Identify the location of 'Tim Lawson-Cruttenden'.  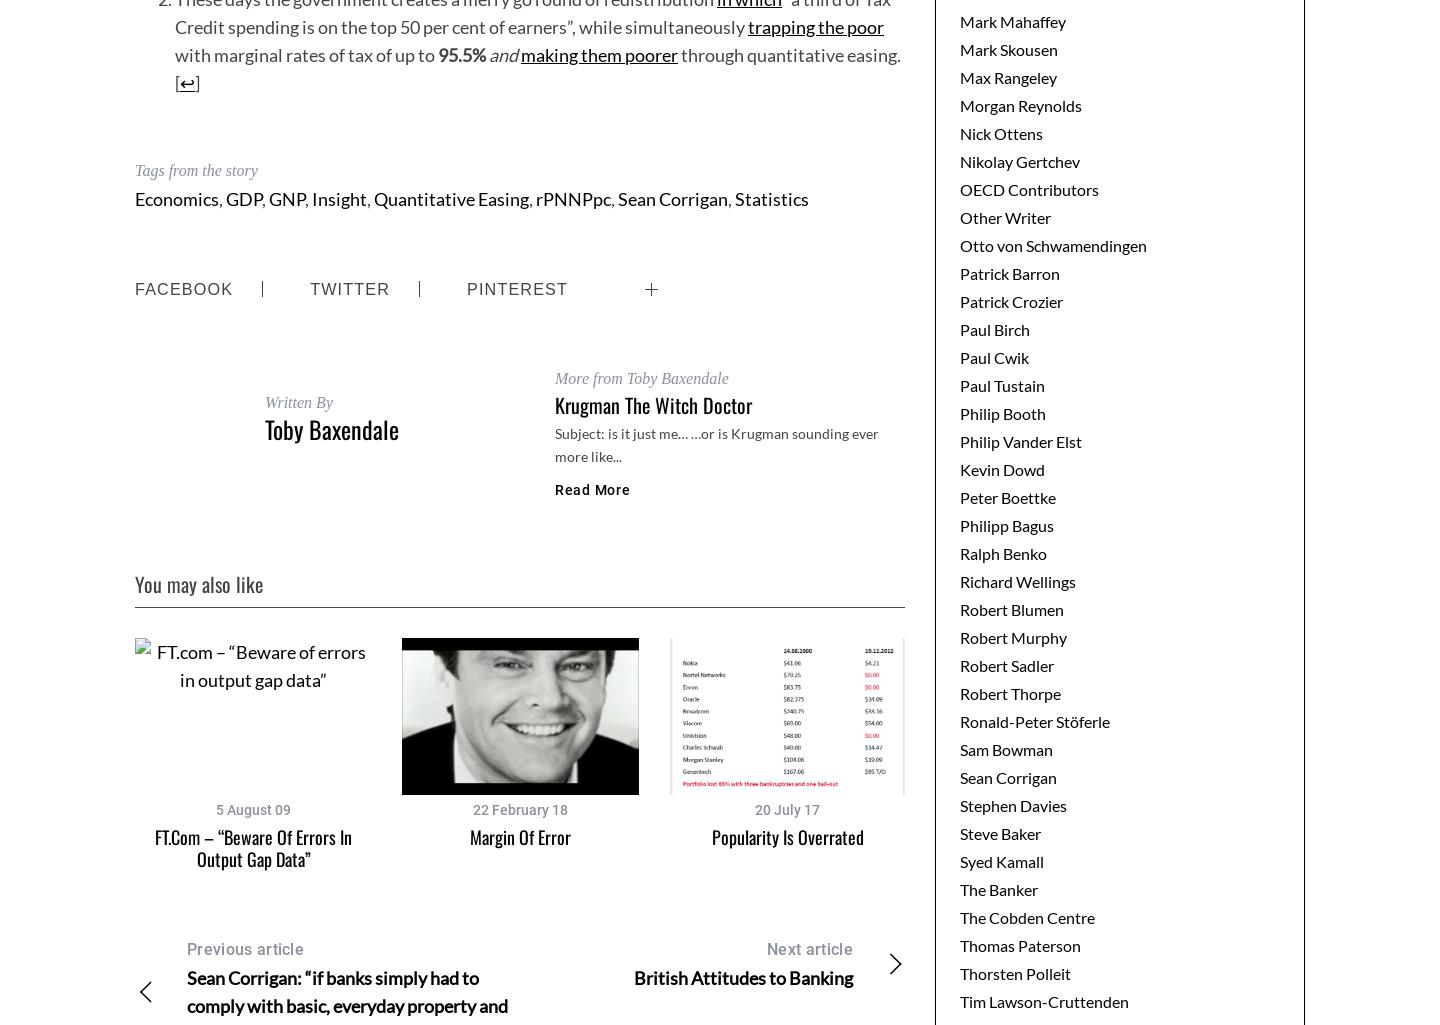
(960, 999).